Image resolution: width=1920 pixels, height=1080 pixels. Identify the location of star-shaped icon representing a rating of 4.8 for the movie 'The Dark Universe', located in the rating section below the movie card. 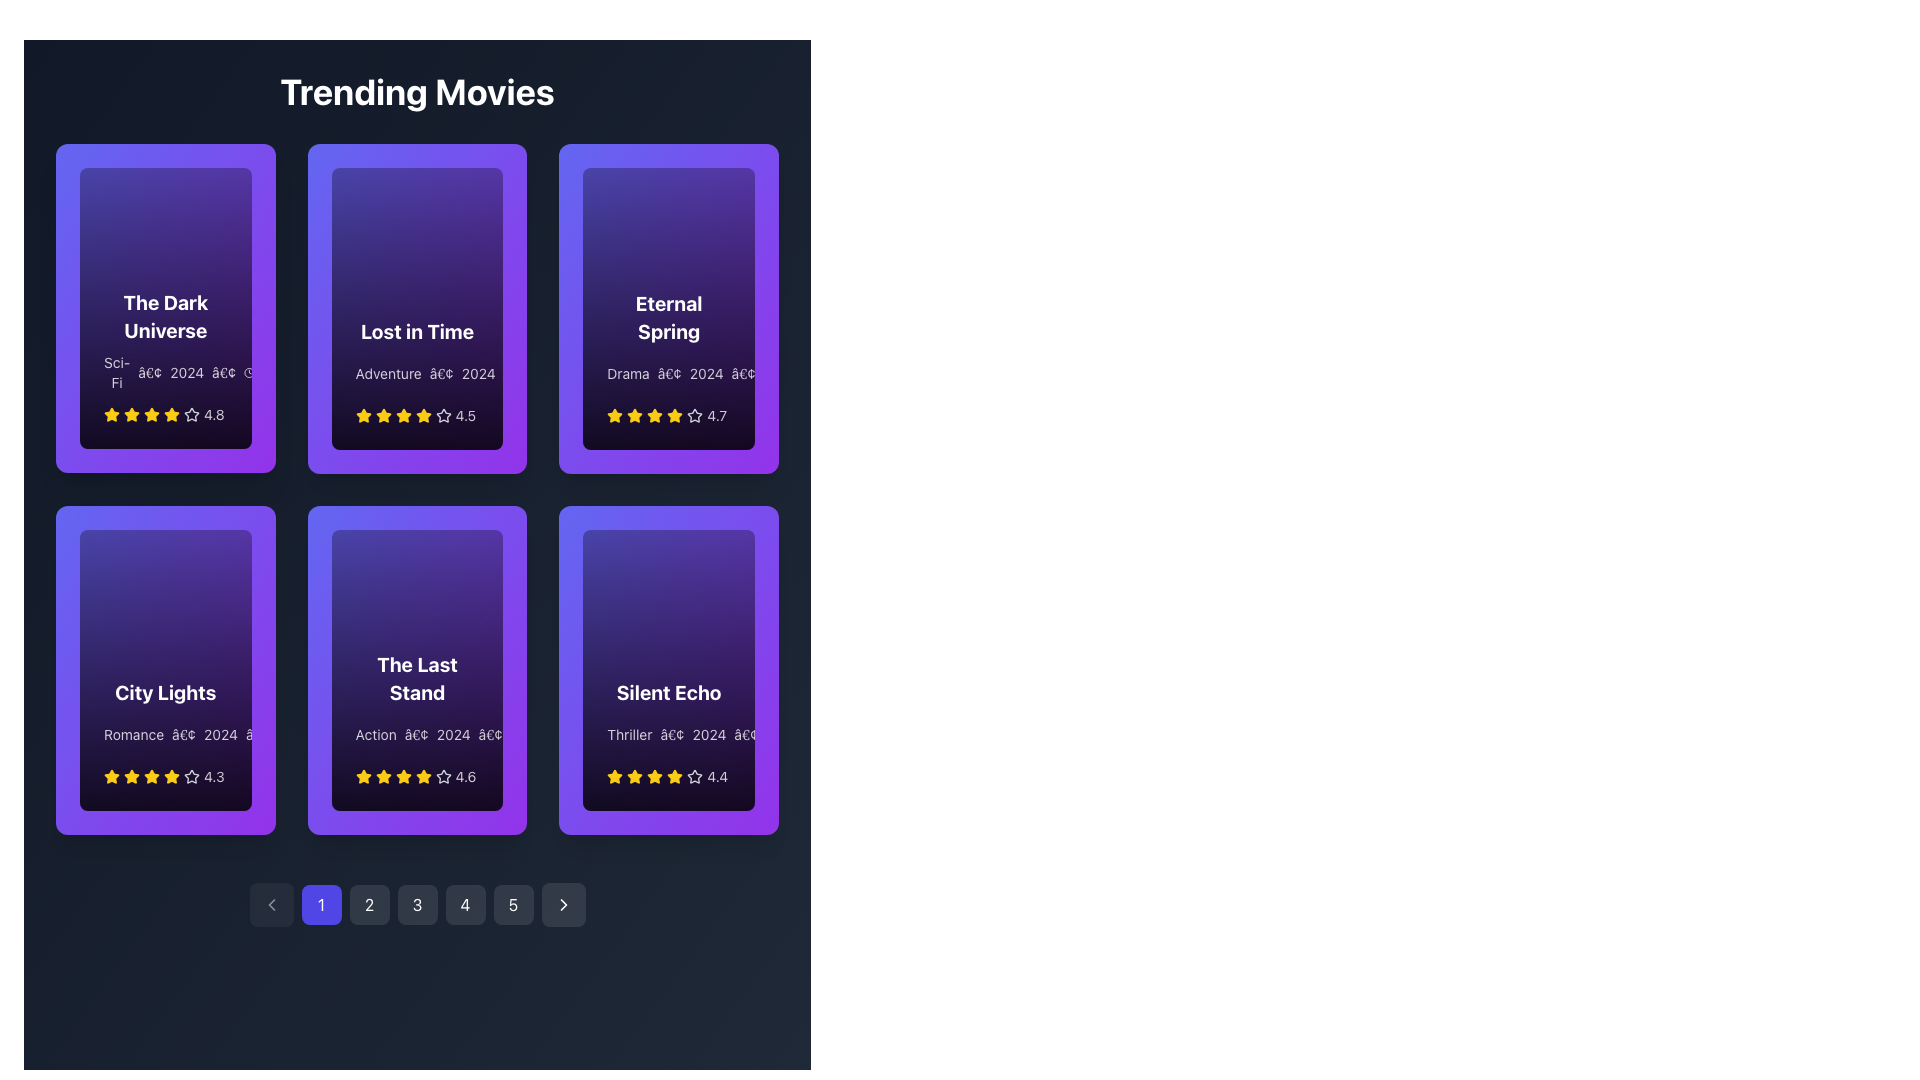
(192, 414).